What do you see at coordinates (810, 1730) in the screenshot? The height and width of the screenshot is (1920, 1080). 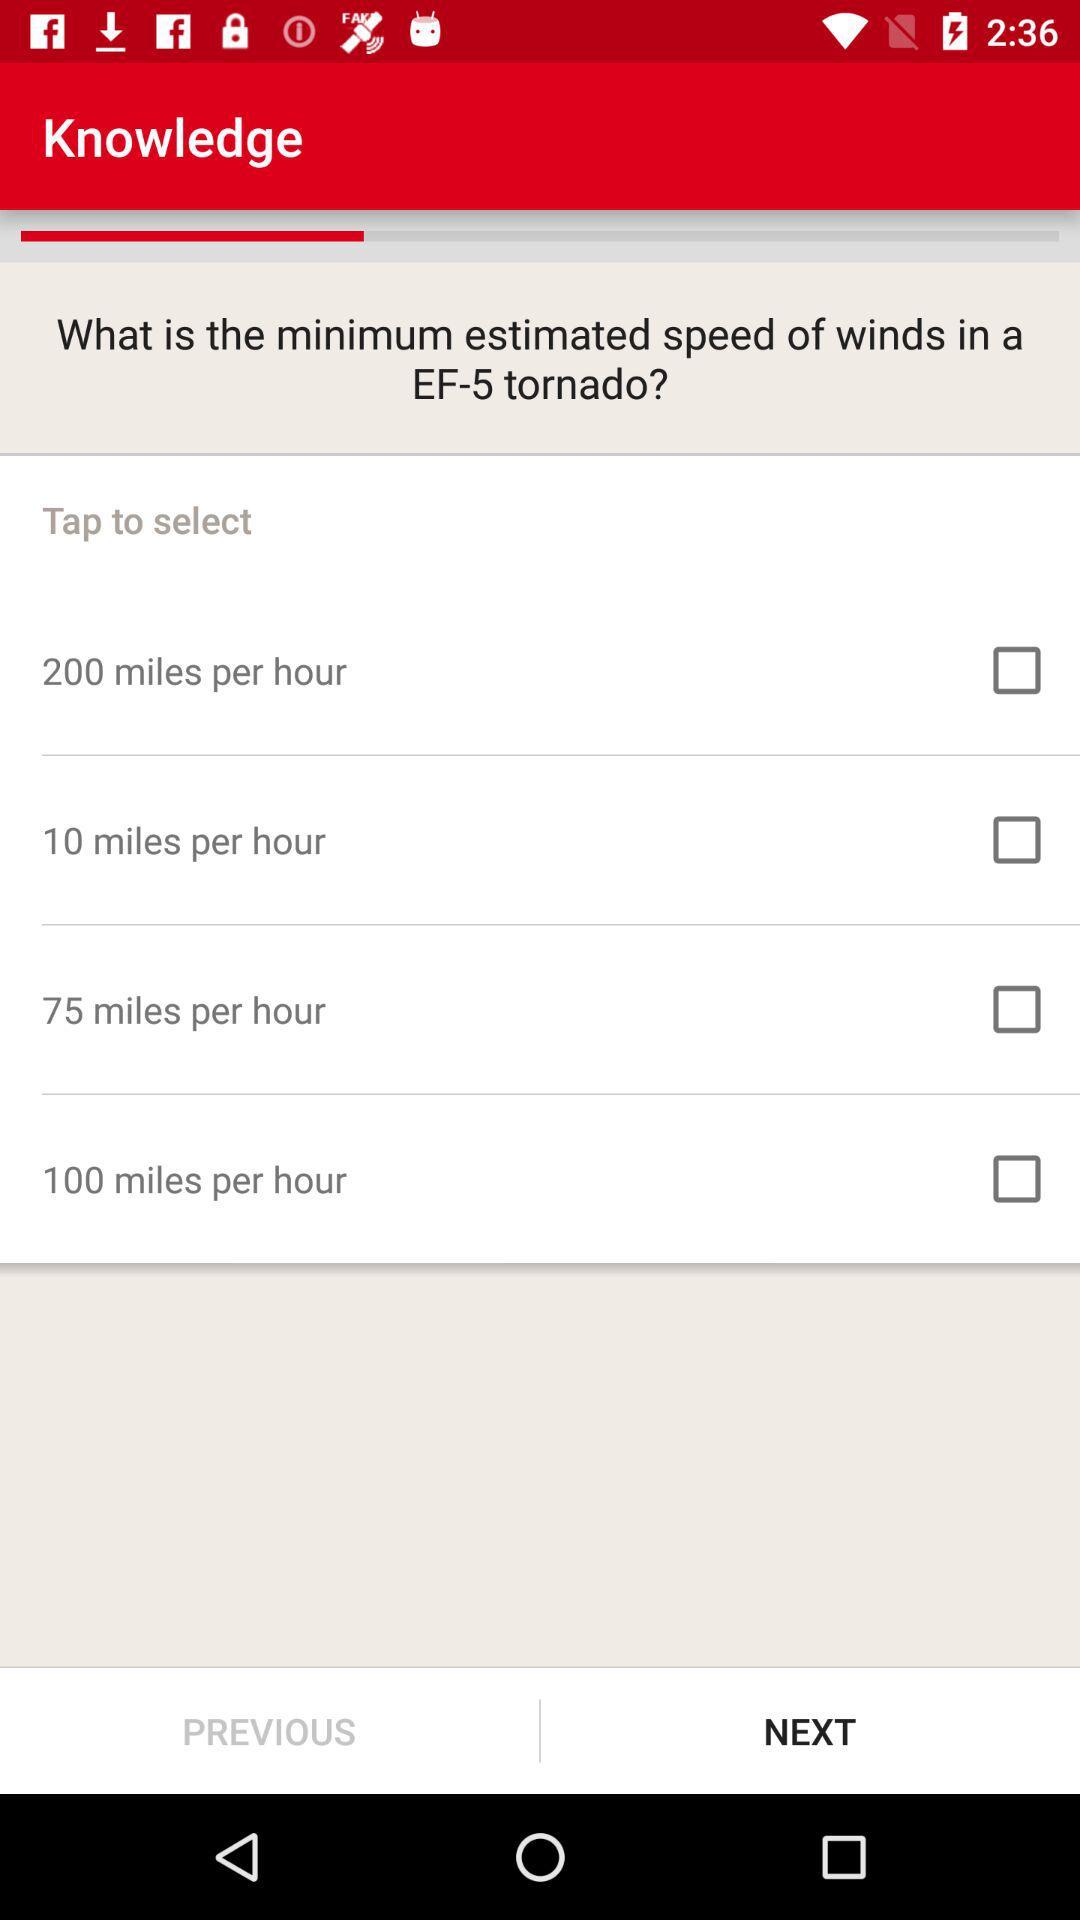 I see `the next` at bounding box center [810, 1730].